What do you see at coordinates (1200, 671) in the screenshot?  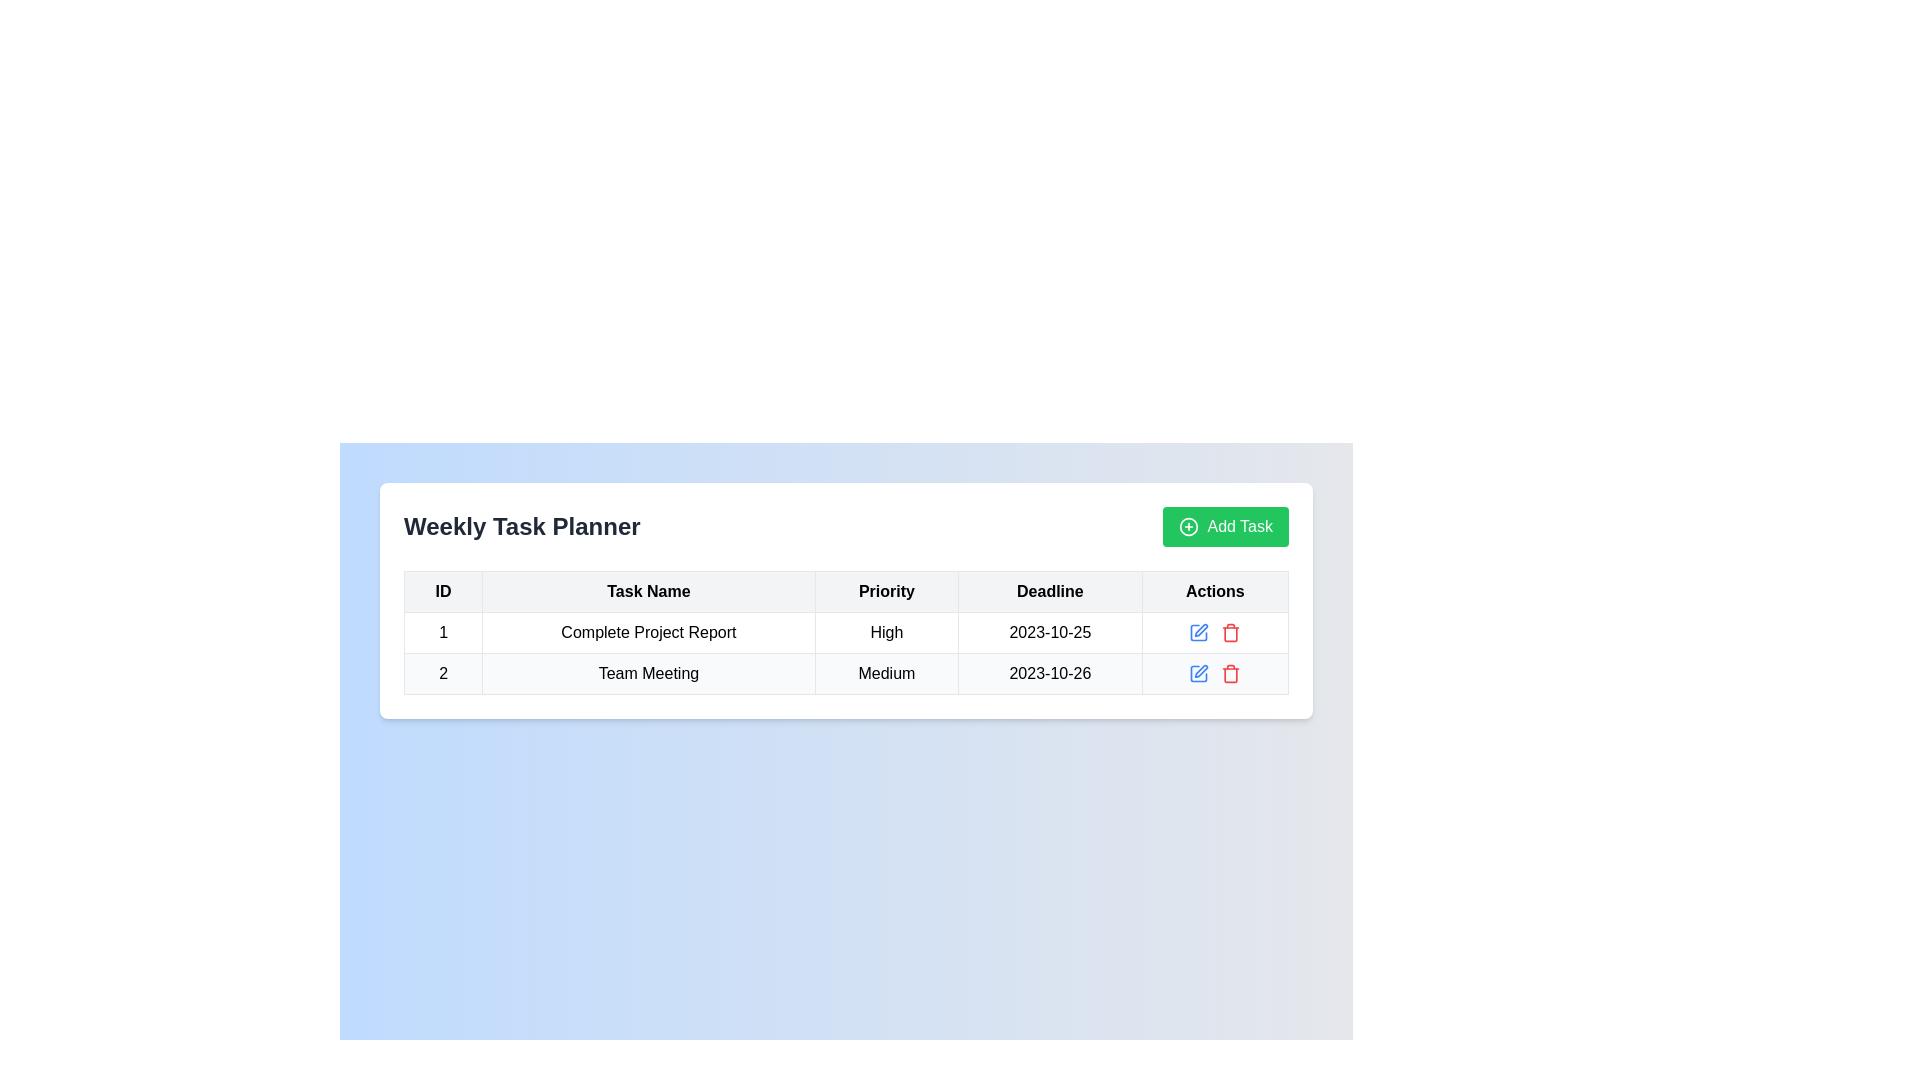 I see `the edit icon for the task 'Team Meeting' located in the 'Actions' column of the second row to initiate editing` at bounding box center [1200, 671].